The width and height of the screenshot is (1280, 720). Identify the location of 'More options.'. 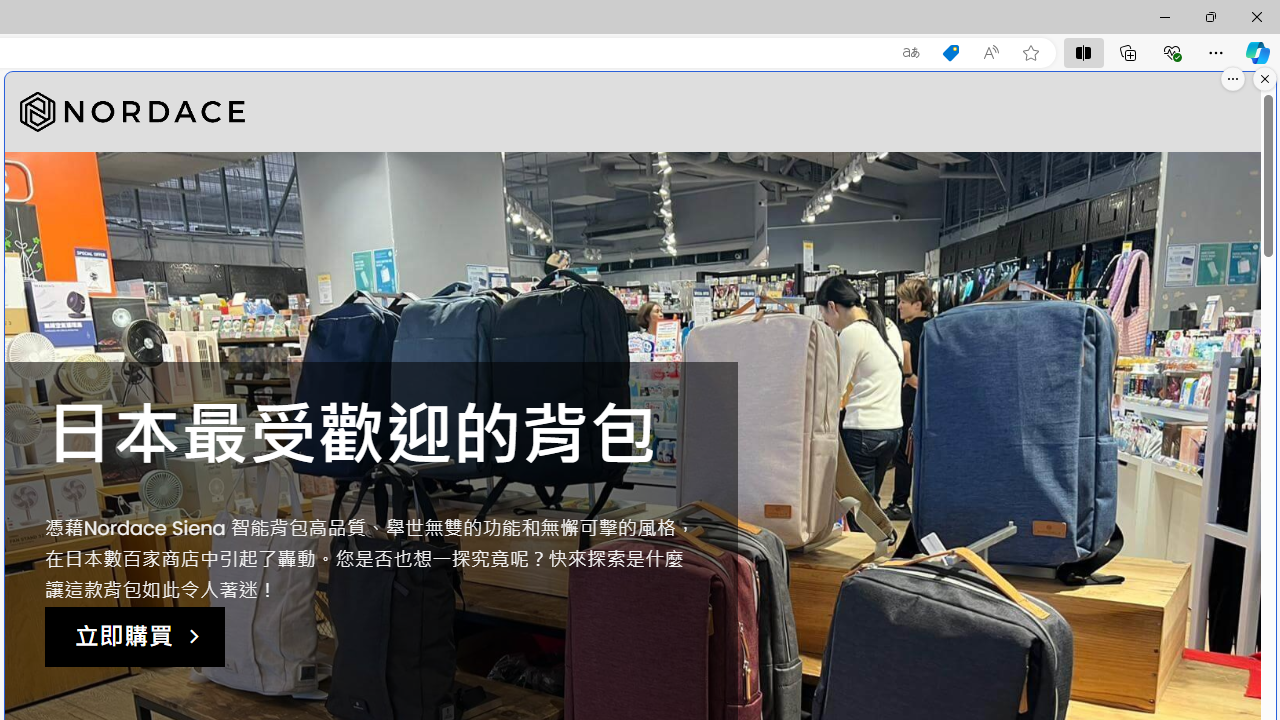
(1232, 78).